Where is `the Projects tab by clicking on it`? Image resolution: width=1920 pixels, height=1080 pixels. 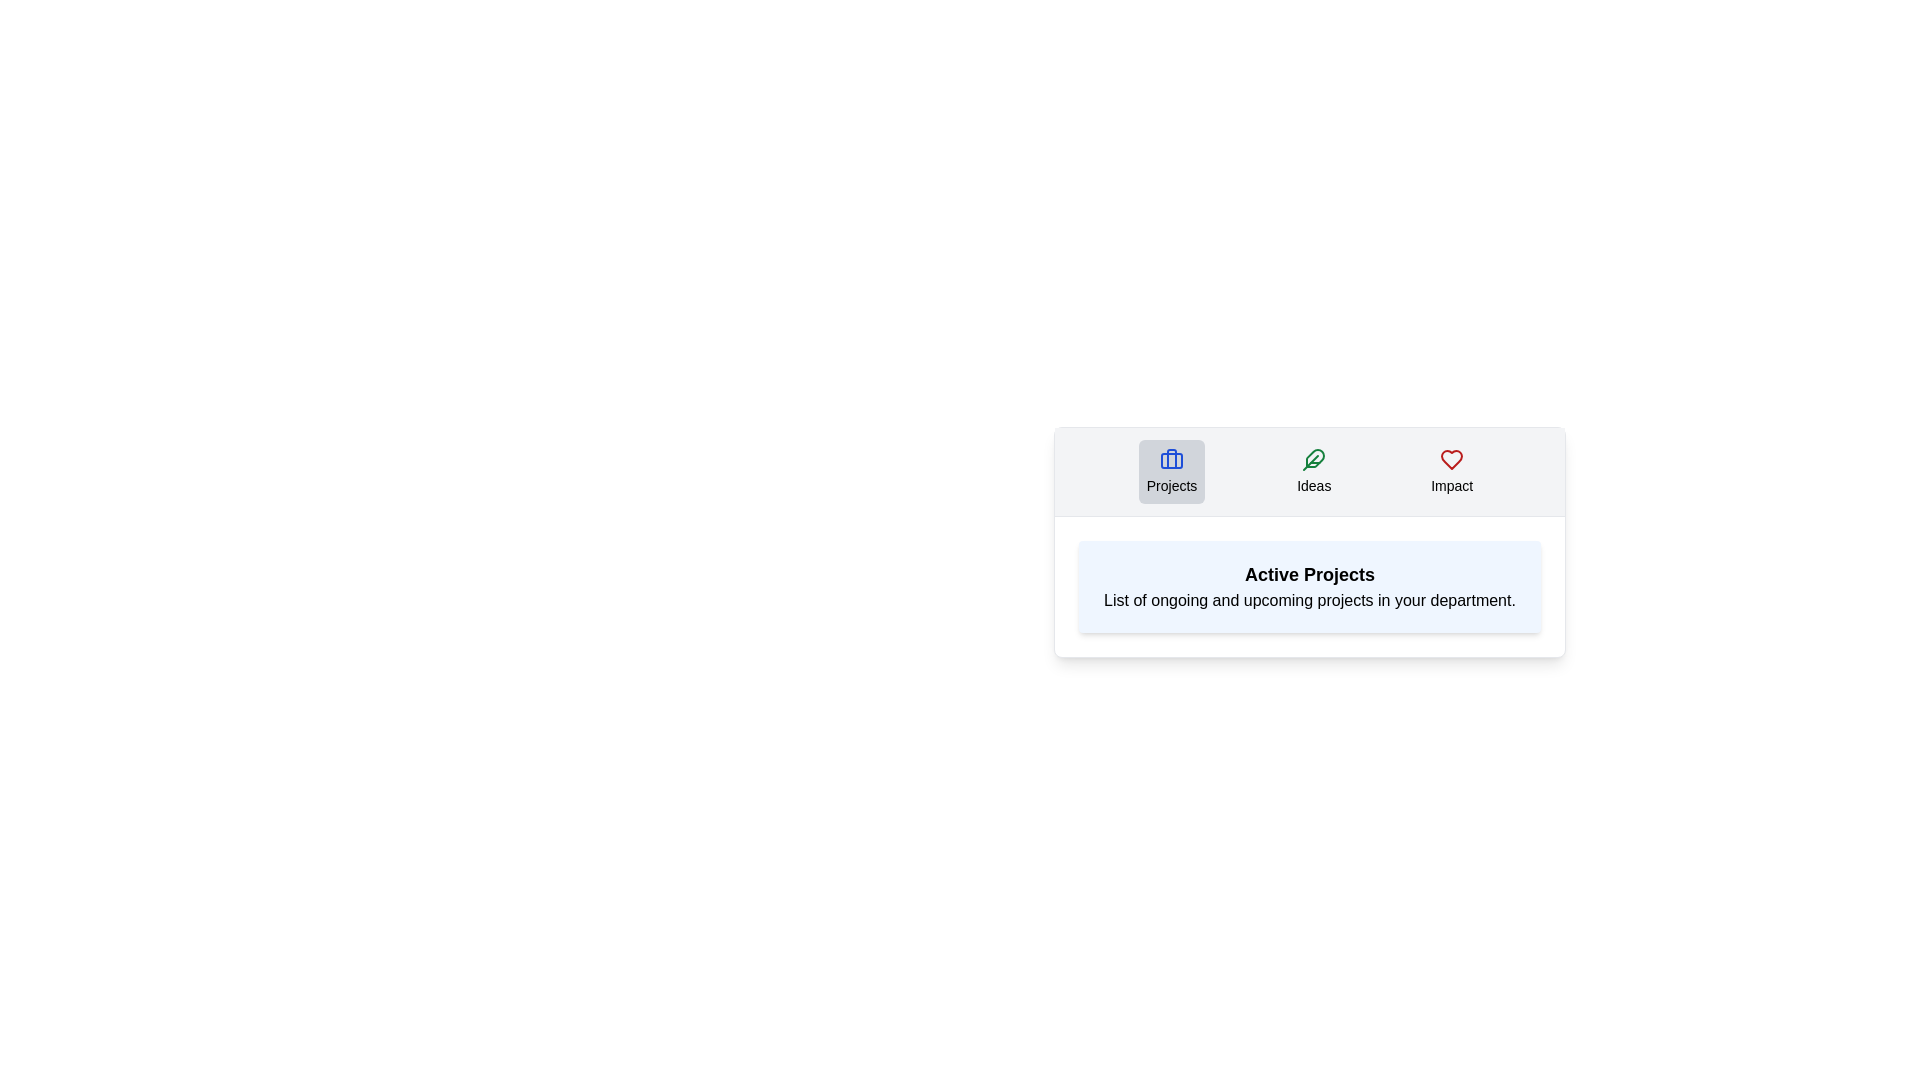 the Projects tab by clicking on it is located at coordinates (1171, 471).